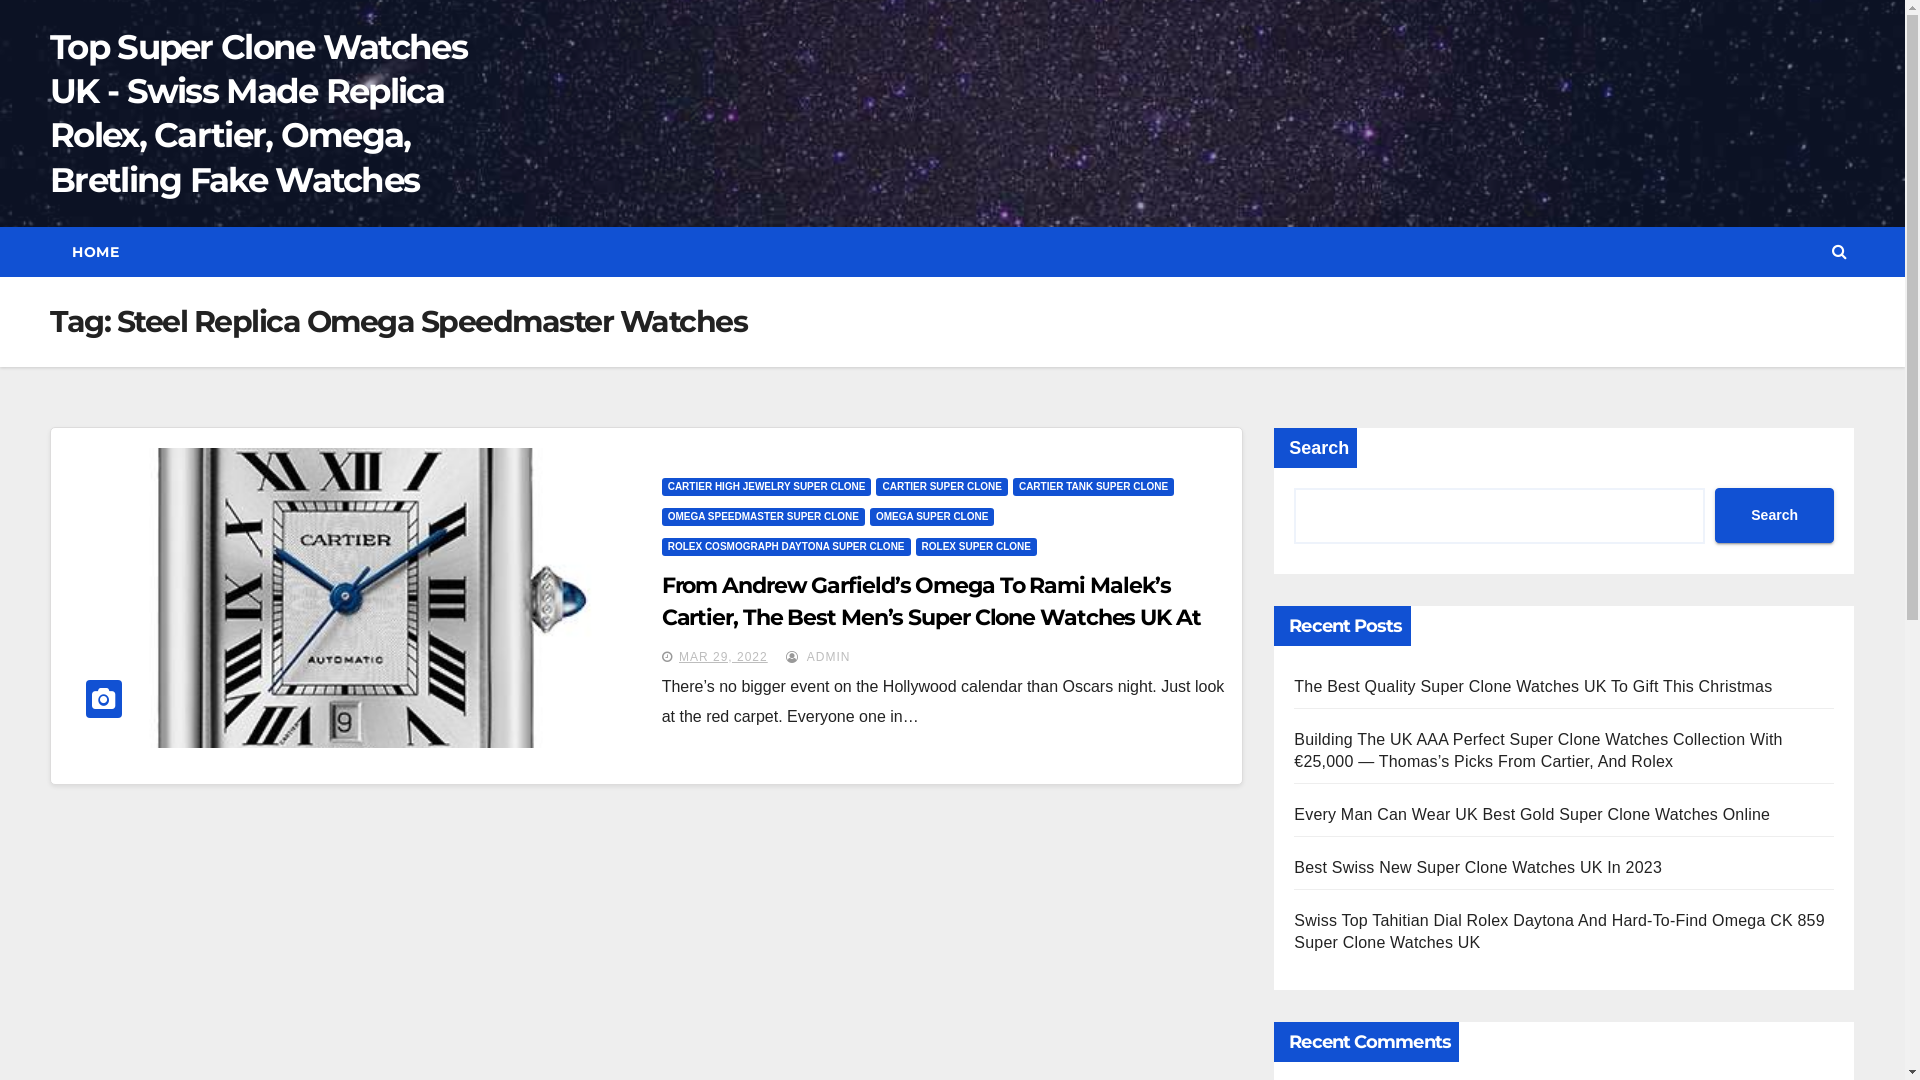 This screenshot has width=1920, height=1080. What do you see at coordinates (94, 250) in the screenshot?
I see `'HOME'` at bounding box center [94, 250].